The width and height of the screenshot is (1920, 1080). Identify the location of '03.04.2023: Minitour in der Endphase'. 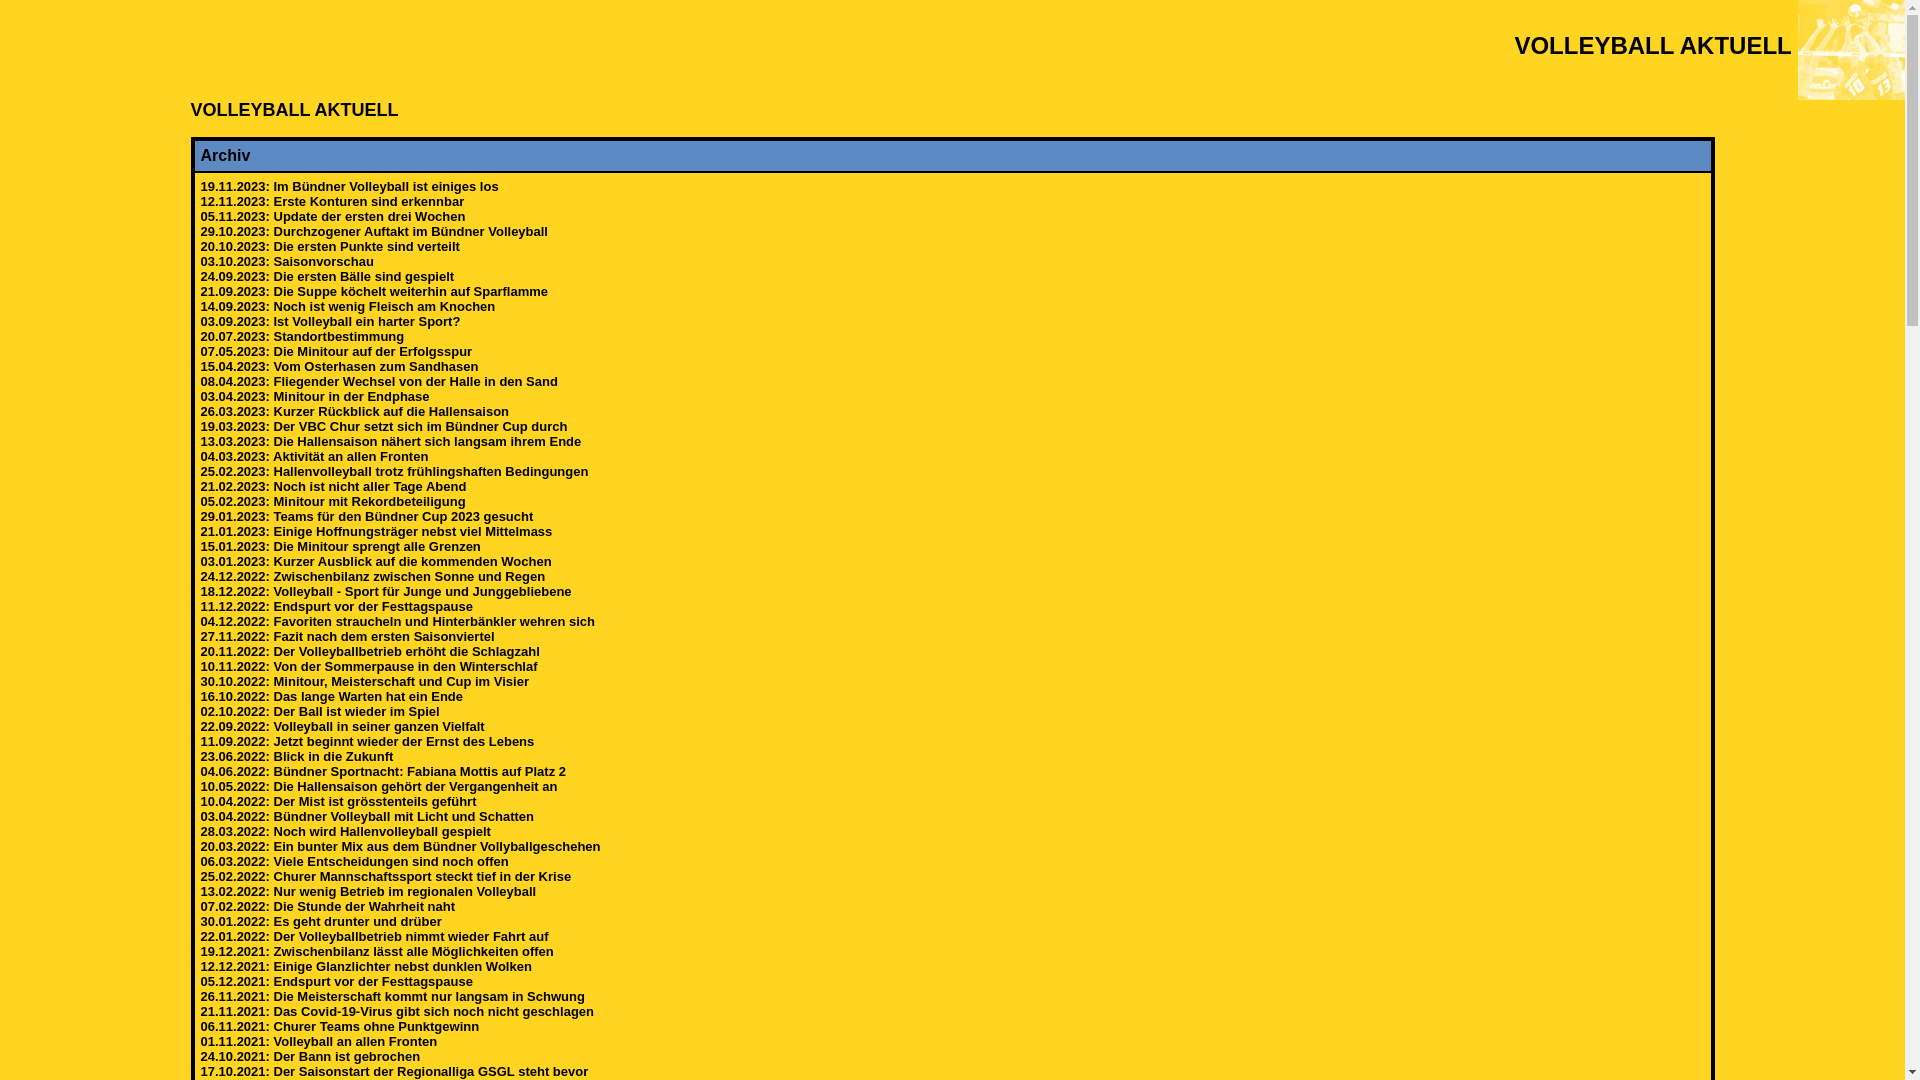
(313, 396).